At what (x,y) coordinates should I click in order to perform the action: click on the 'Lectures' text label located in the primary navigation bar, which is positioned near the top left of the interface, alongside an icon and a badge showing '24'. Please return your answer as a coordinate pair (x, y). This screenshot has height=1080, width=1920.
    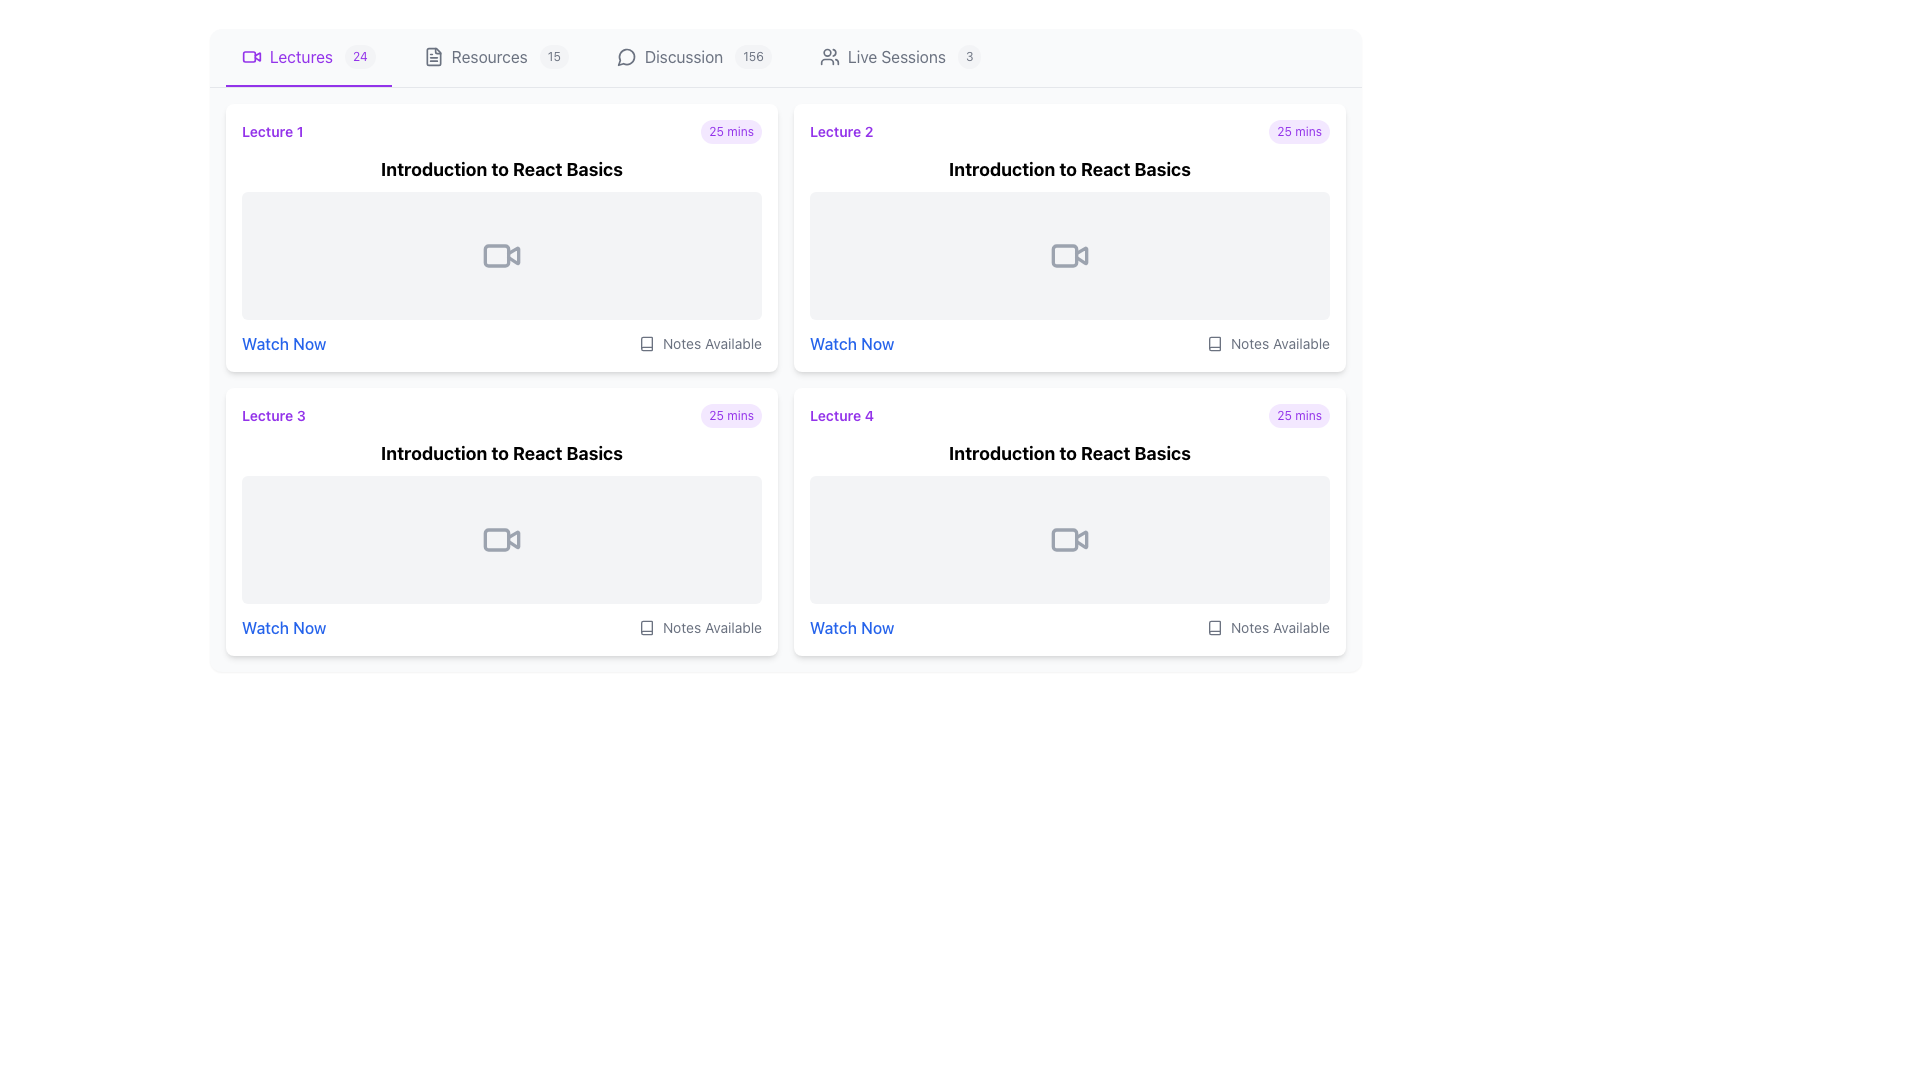
    Looking at the image, I should click on (300, 56).